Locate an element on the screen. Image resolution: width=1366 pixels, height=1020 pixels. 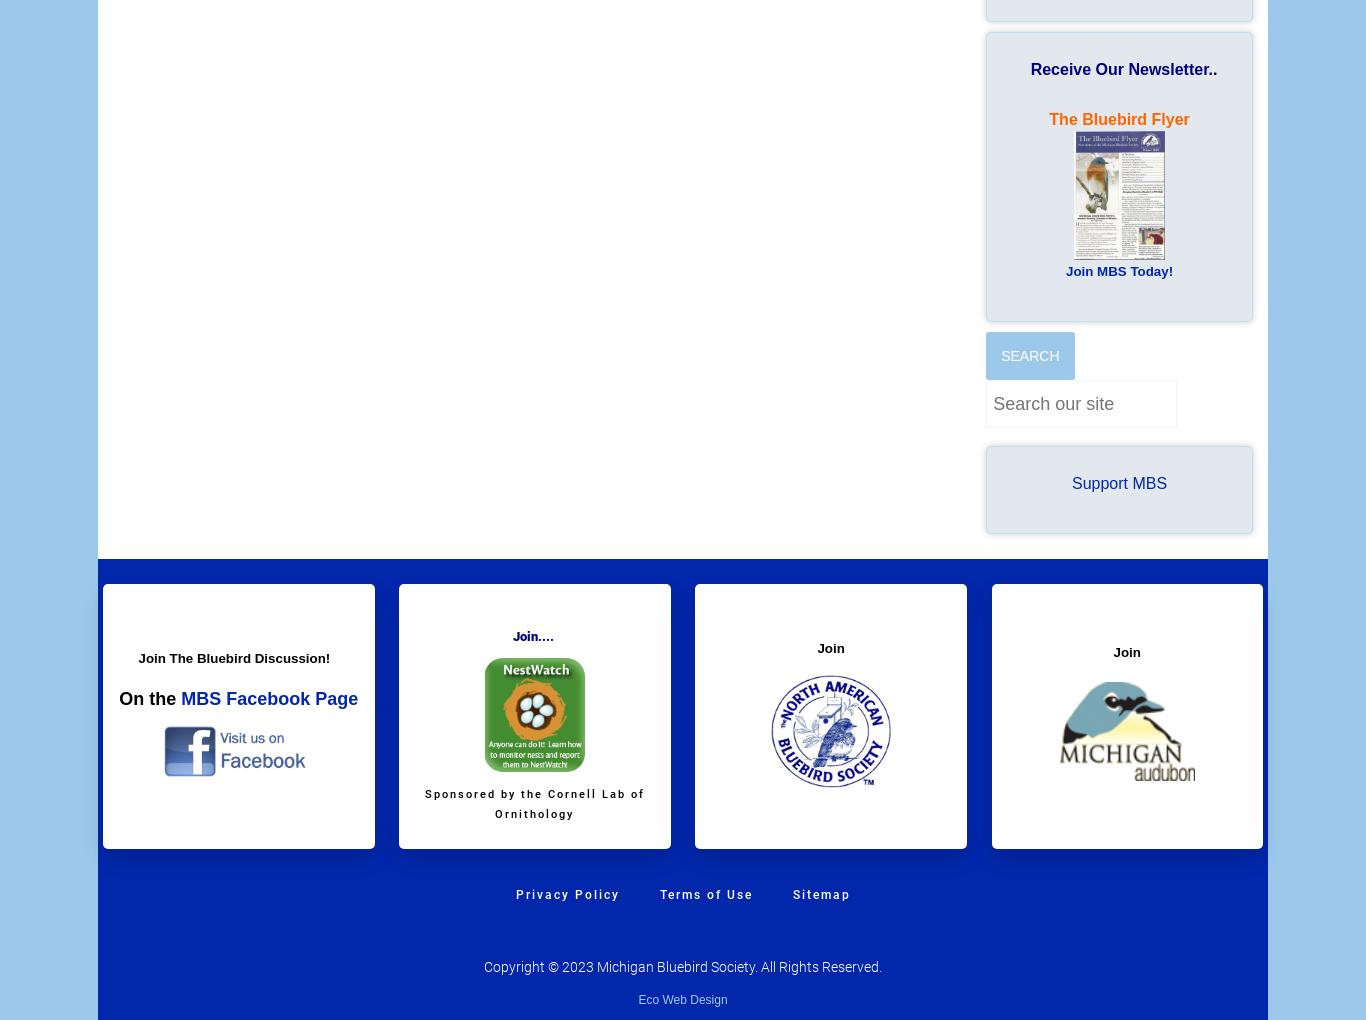
'Sponsored by the Cornell Lab of Ornithology' is located at coordinates (533, 803).